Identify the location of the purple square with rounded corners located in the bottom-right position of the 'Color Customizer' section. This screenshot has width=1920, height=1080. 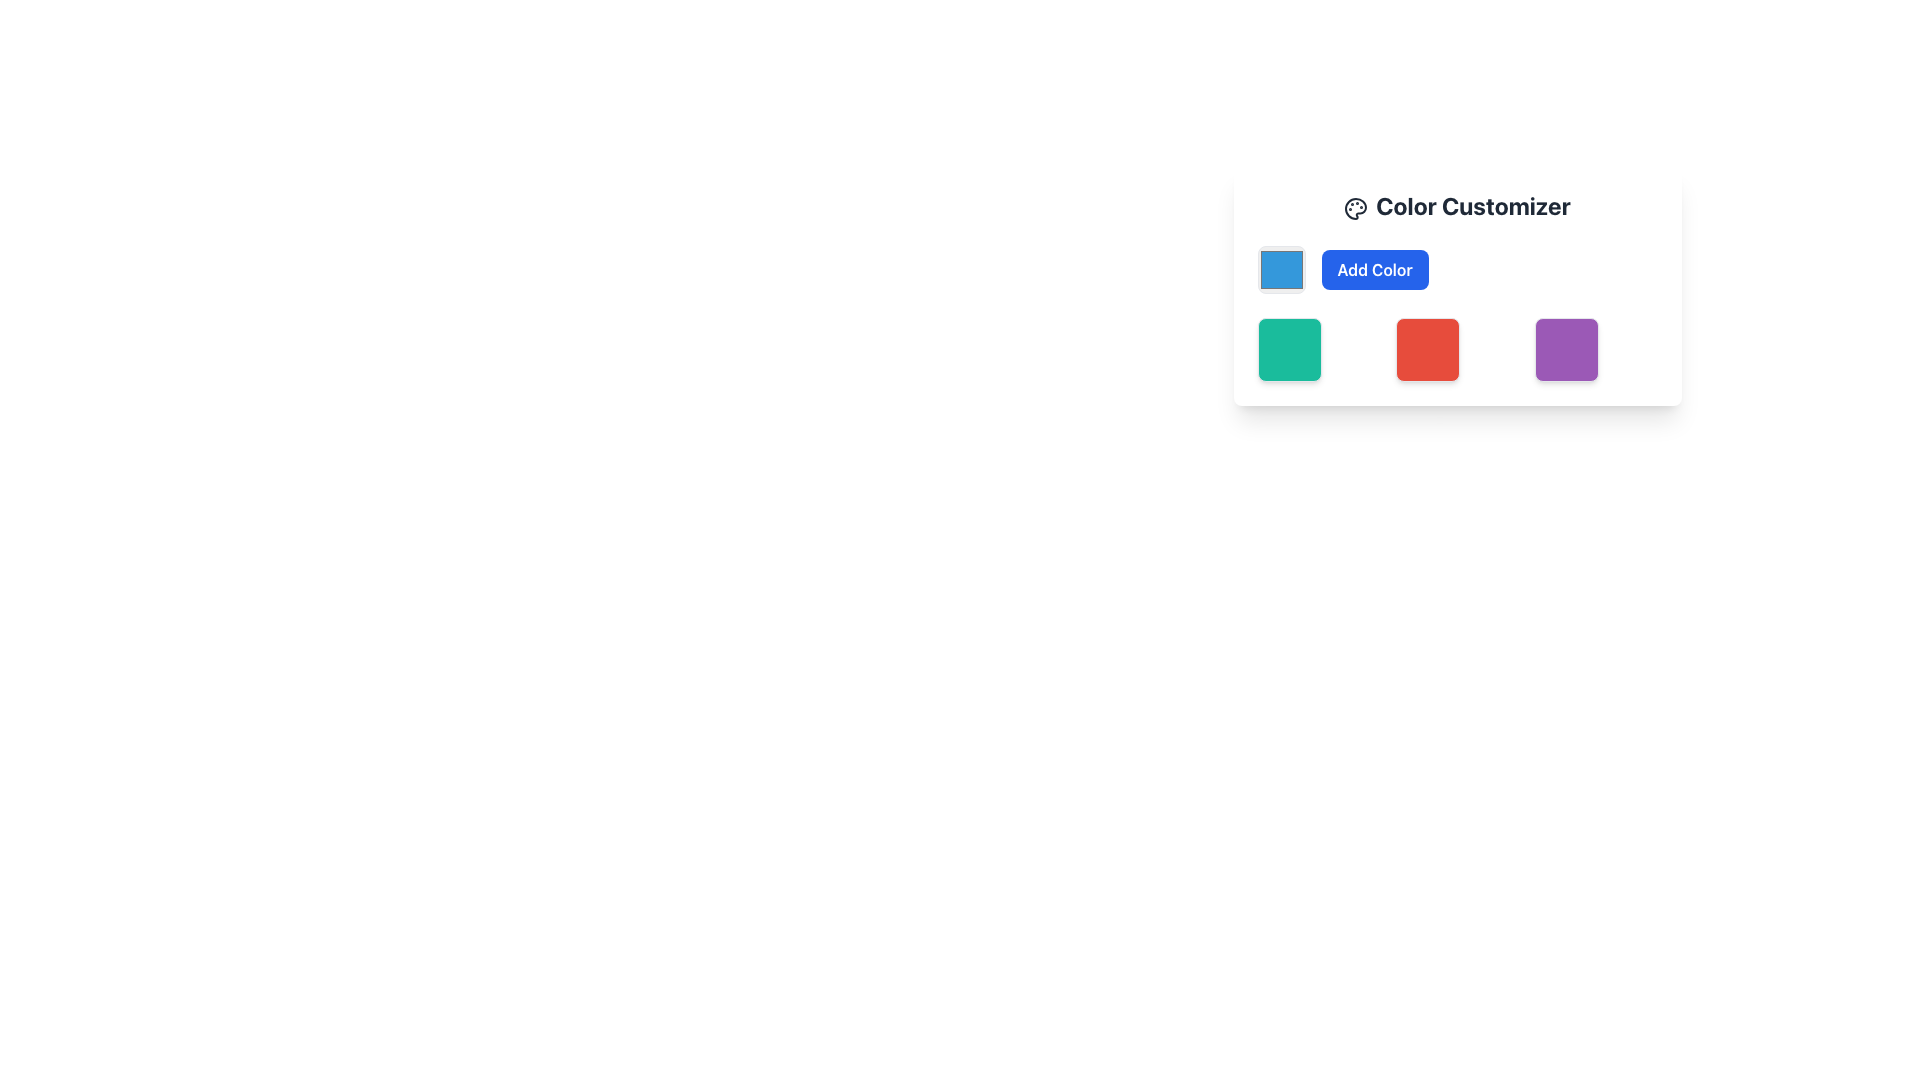
(1565, 349).